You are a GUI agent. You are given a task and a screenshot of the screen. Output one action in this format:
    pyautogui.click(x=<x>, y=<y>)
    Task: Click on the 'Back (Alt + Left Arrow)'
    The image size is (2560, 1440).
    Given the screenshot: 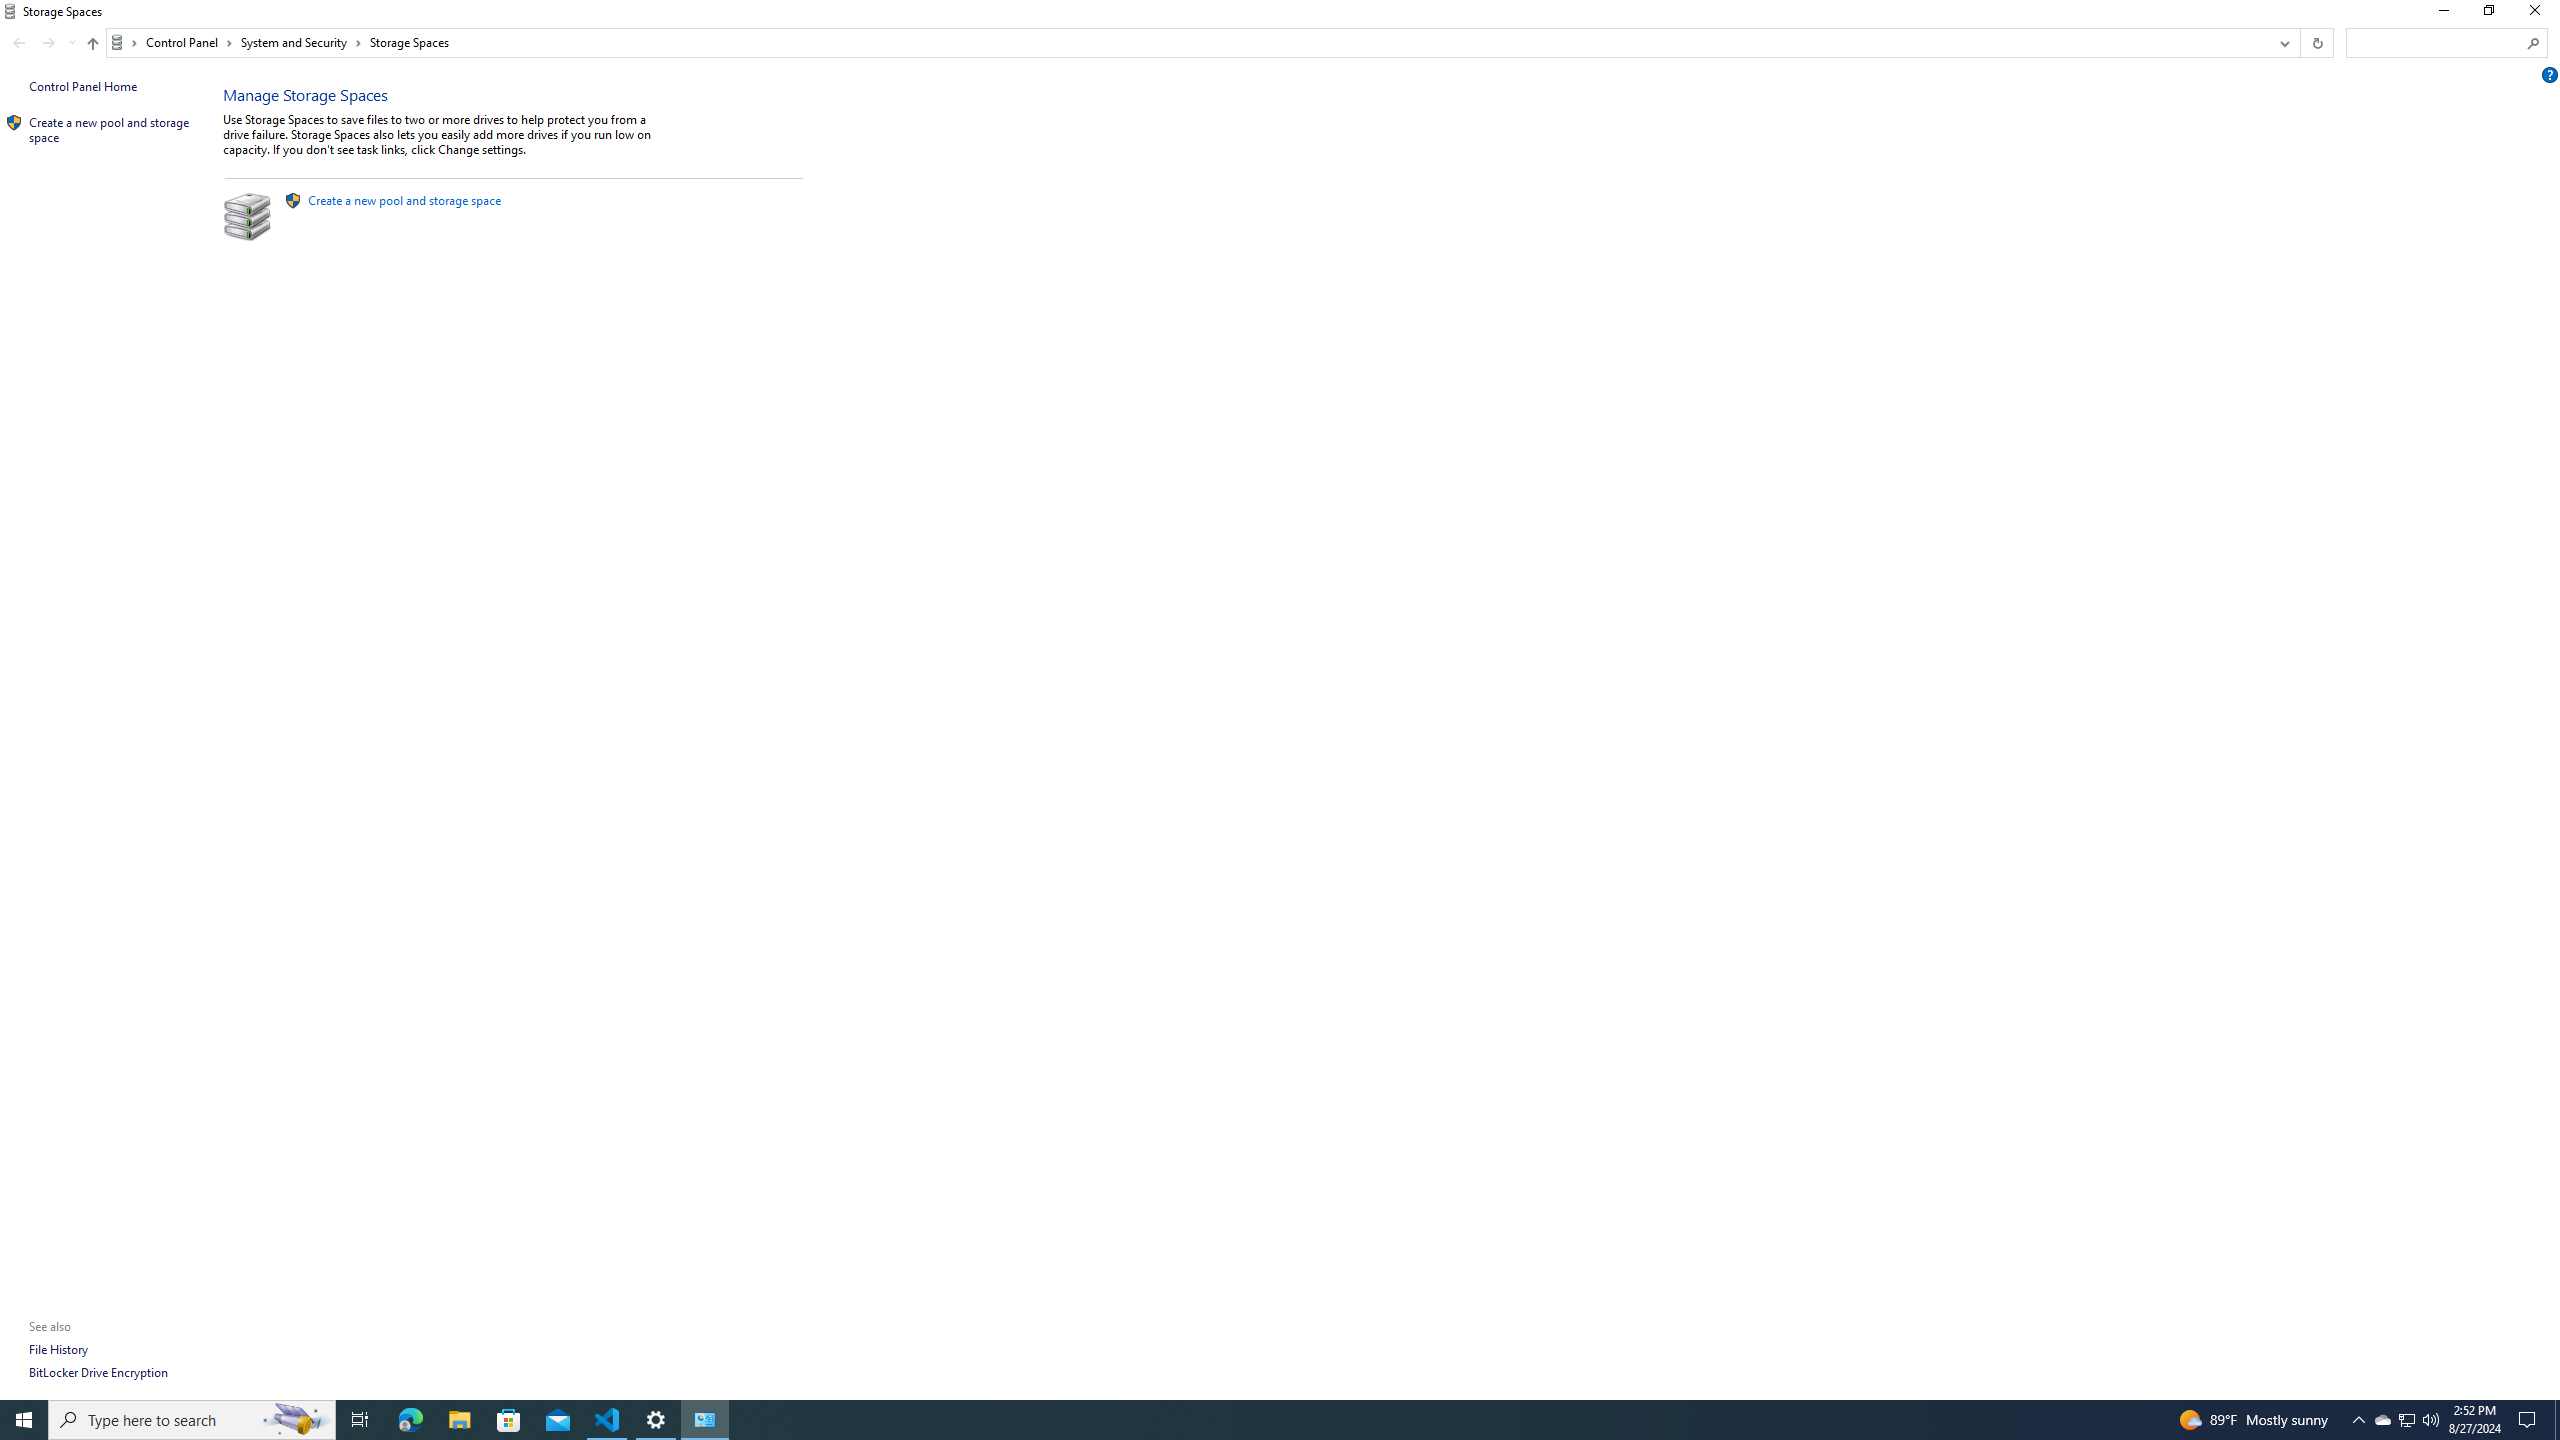 What is the action you would take?
    pyautogui.click(x=19, y=42)
    